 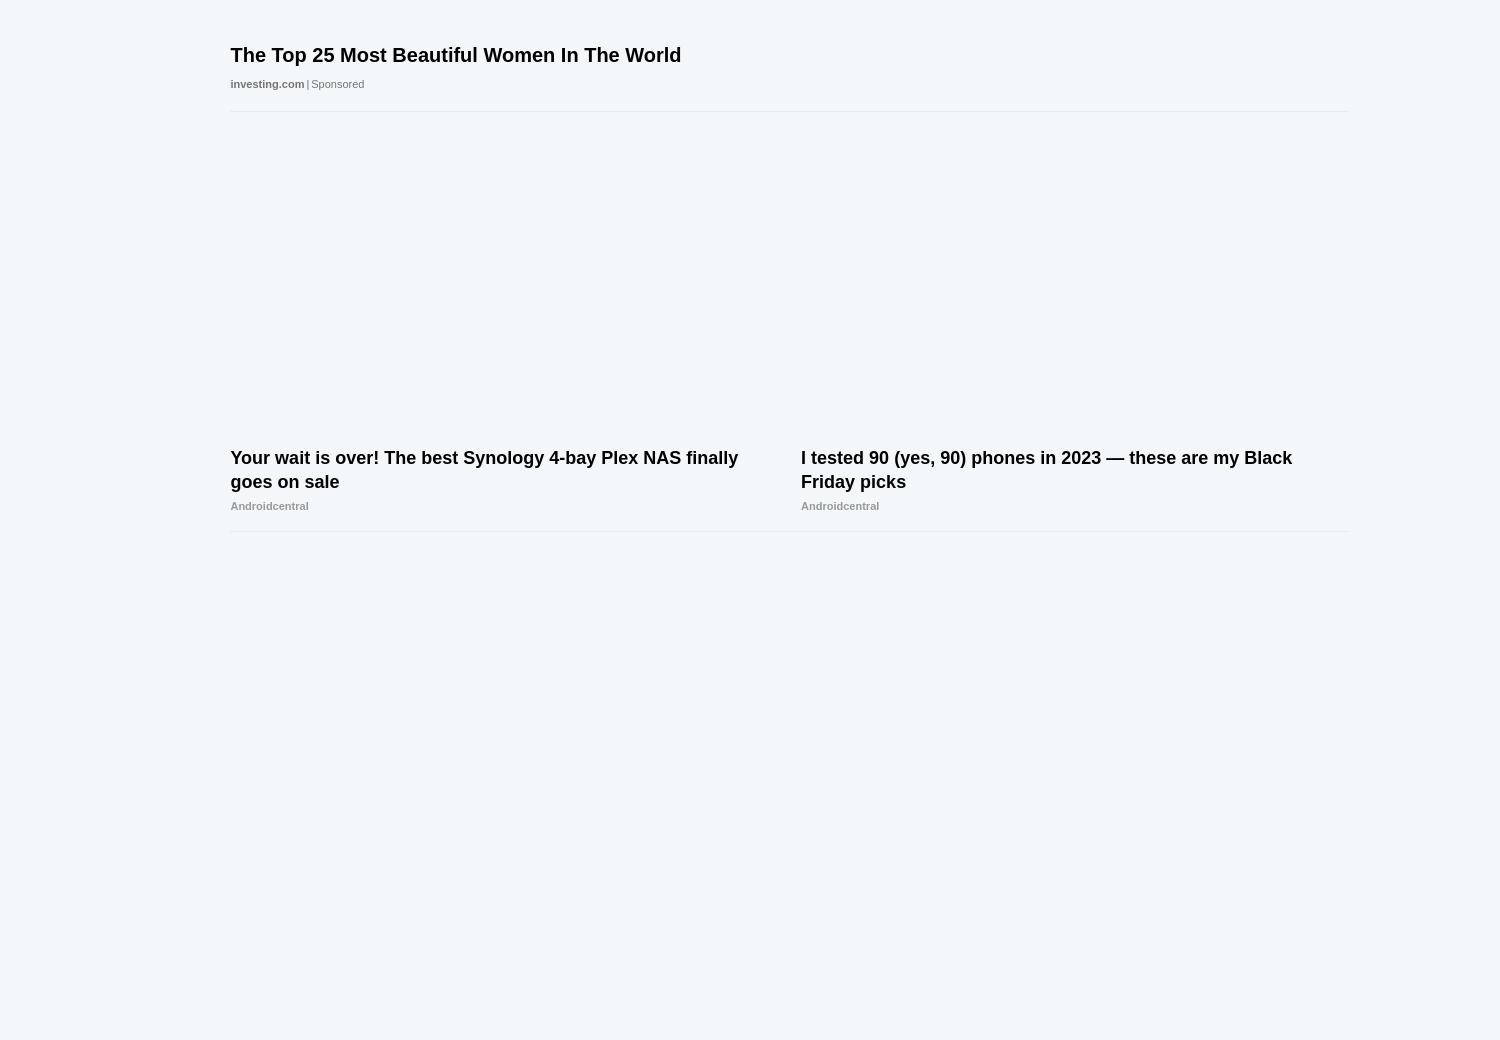 I want to click on 'Privacy', so click(x=728, y=1016).